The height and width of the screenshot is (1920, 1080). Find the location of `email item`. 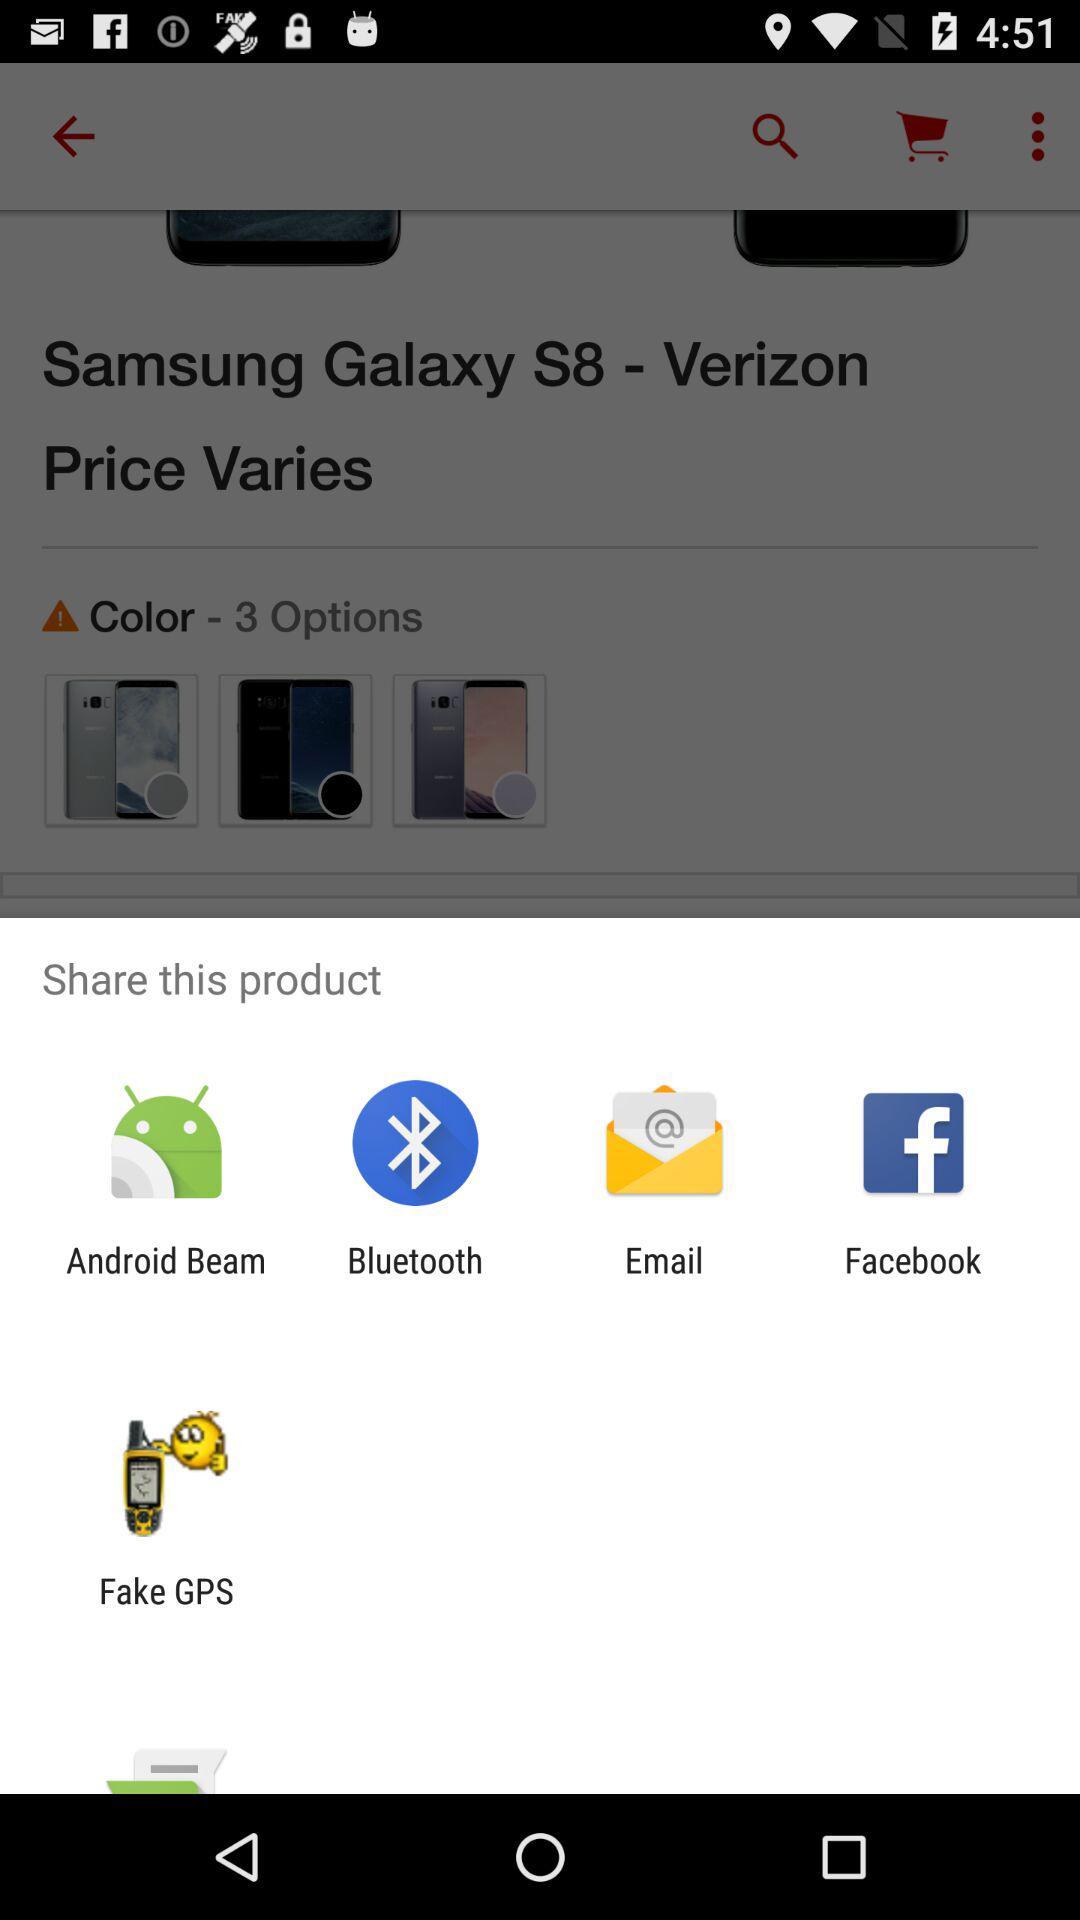

email item is located at coordinates (664, 1281).